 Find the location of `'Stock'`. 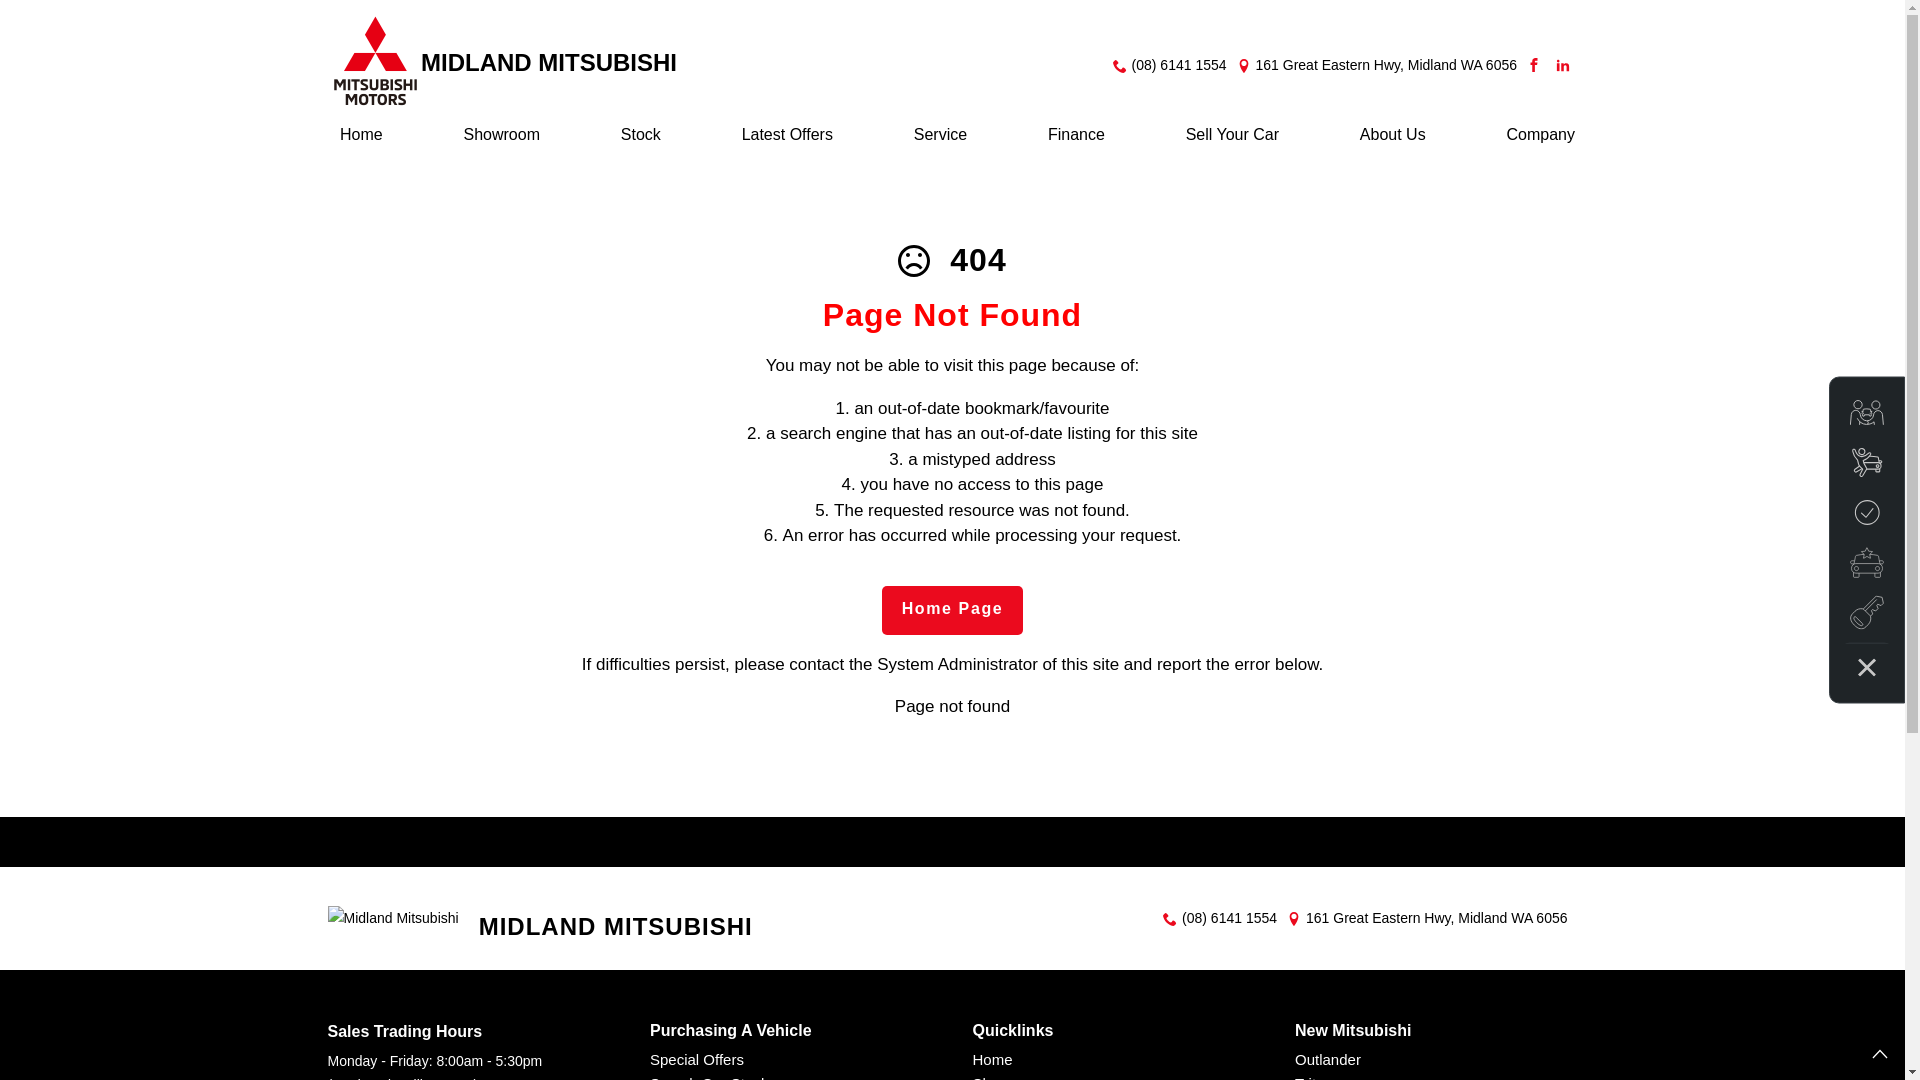

'Stock' is located at coordinates (641, 141).